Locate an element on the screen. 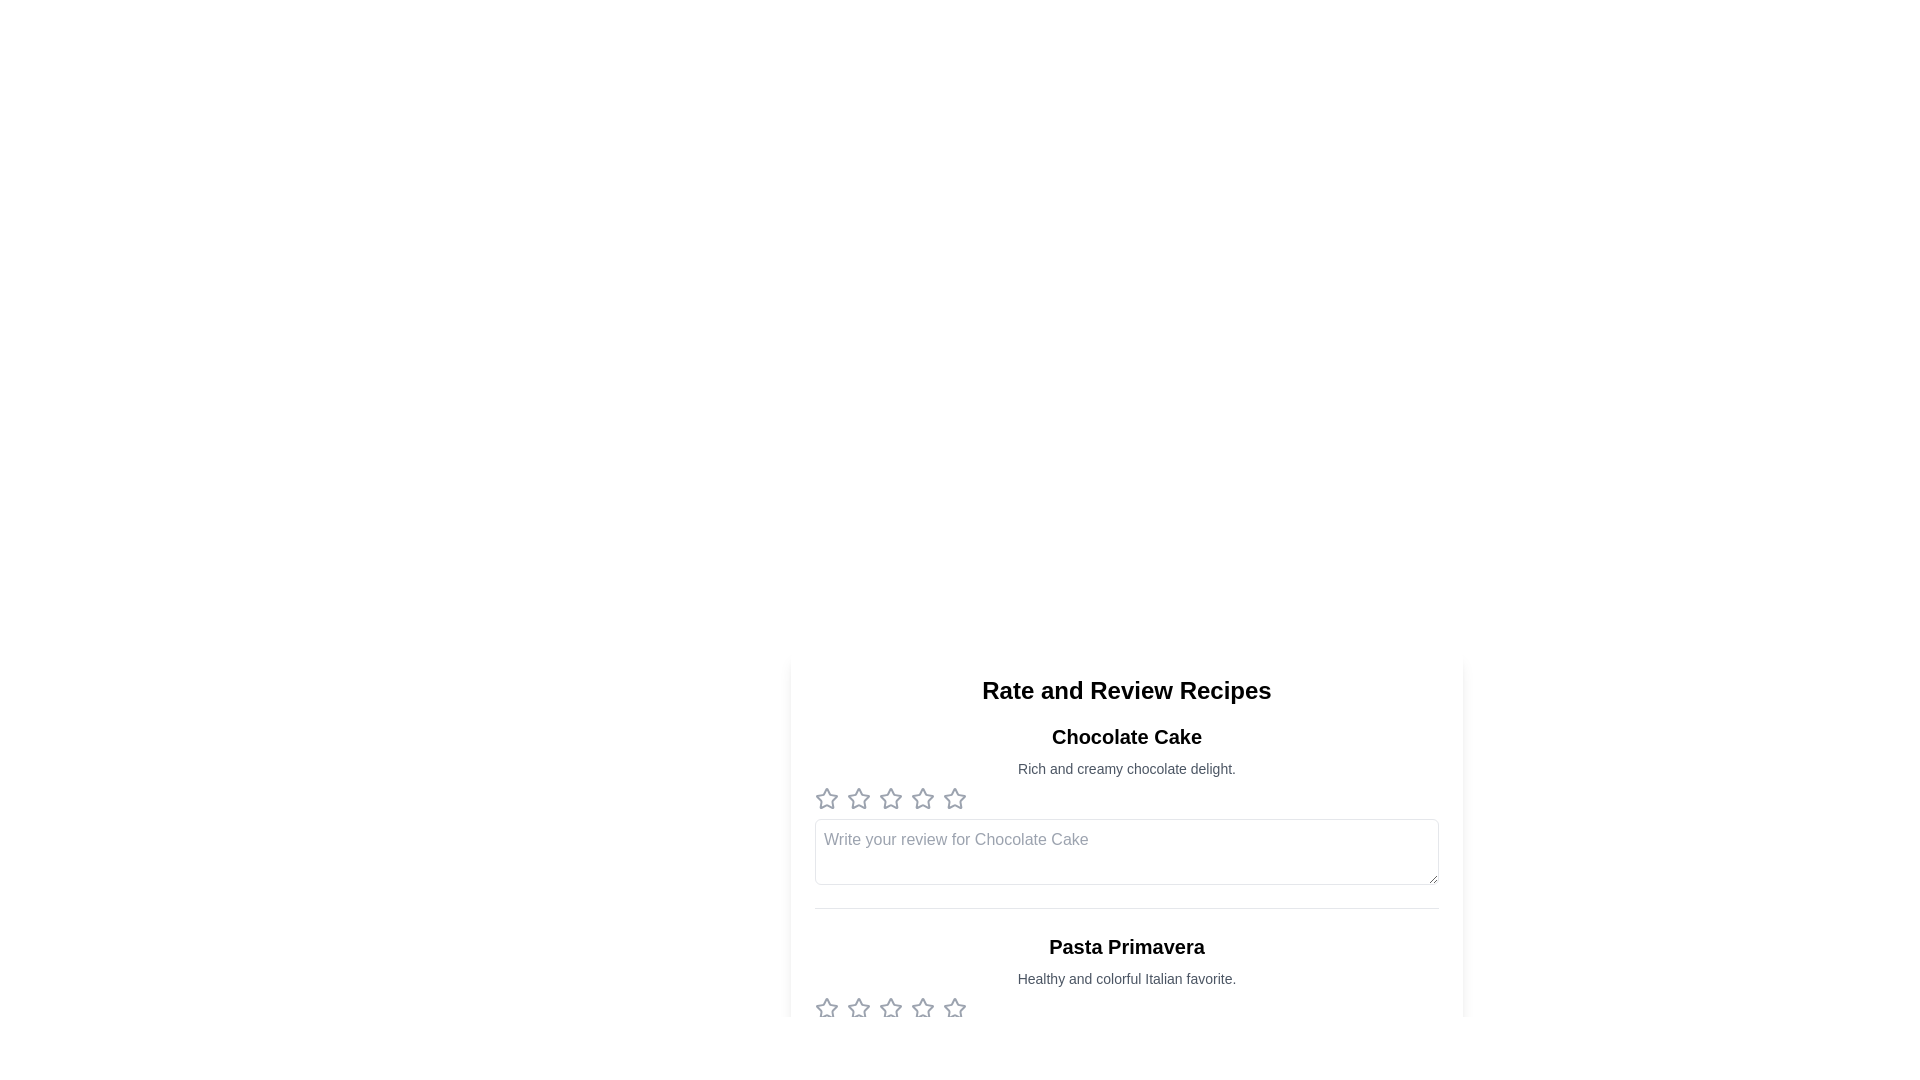  the second star icon in the rating system located under the 'Rate and Review Recipes' section for the 'Chocolate Cake' recipe is located at coordinates (890, 797).